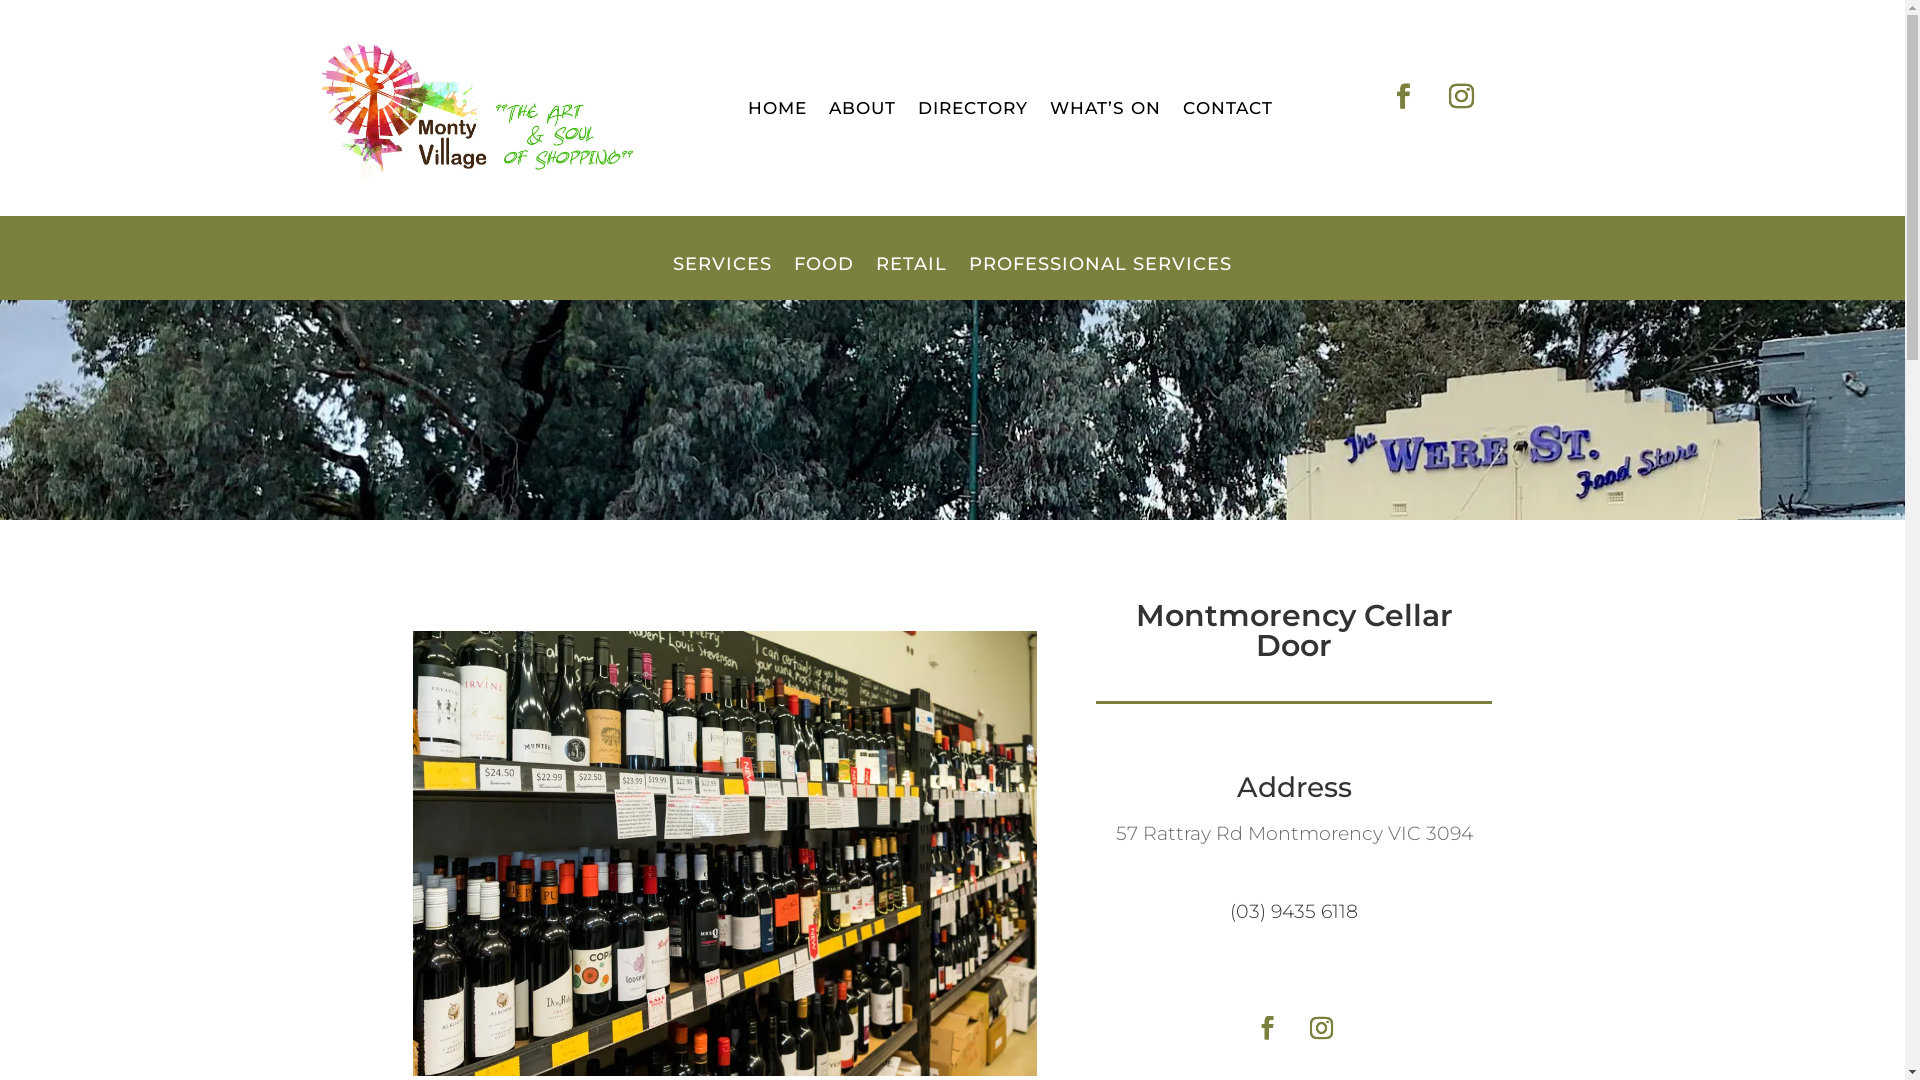 Image resolution: width=1920 pixels, height=1080 pixels. I want to click on 'PROFESSIONAL SERVICES', so click(1099, 278).